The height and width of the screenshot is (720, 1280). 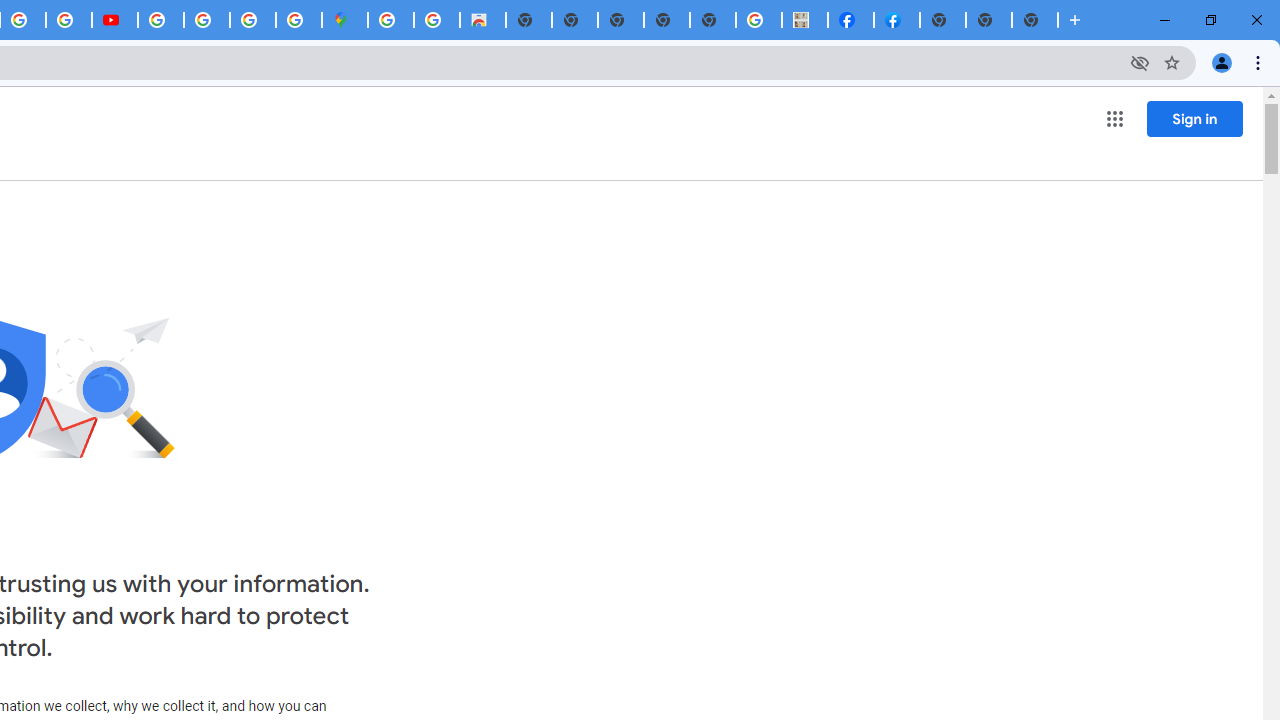 I want to click on 'Chrome Web Store - Shopping', so click(x=482, y=20).